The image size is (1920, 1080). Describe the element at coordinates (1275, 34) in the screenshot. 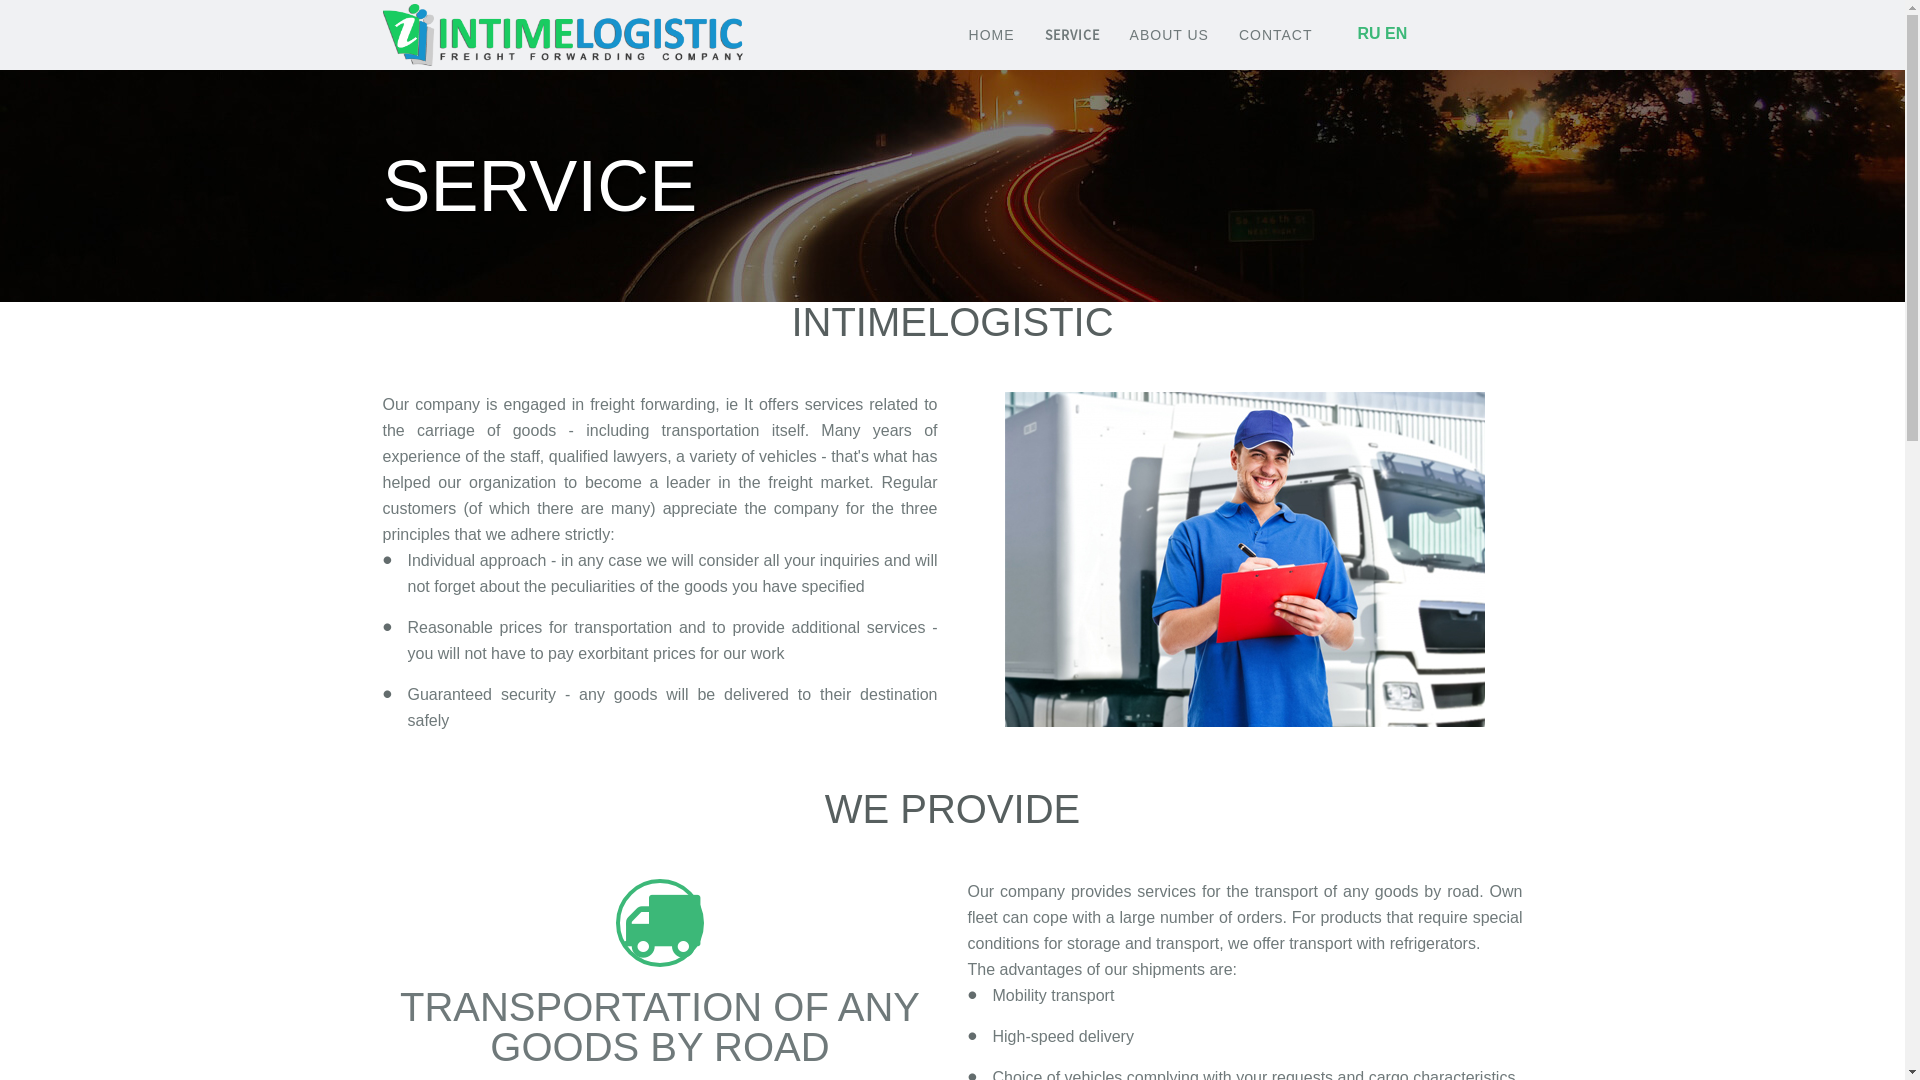

I see `'CONTACT'` at that location.